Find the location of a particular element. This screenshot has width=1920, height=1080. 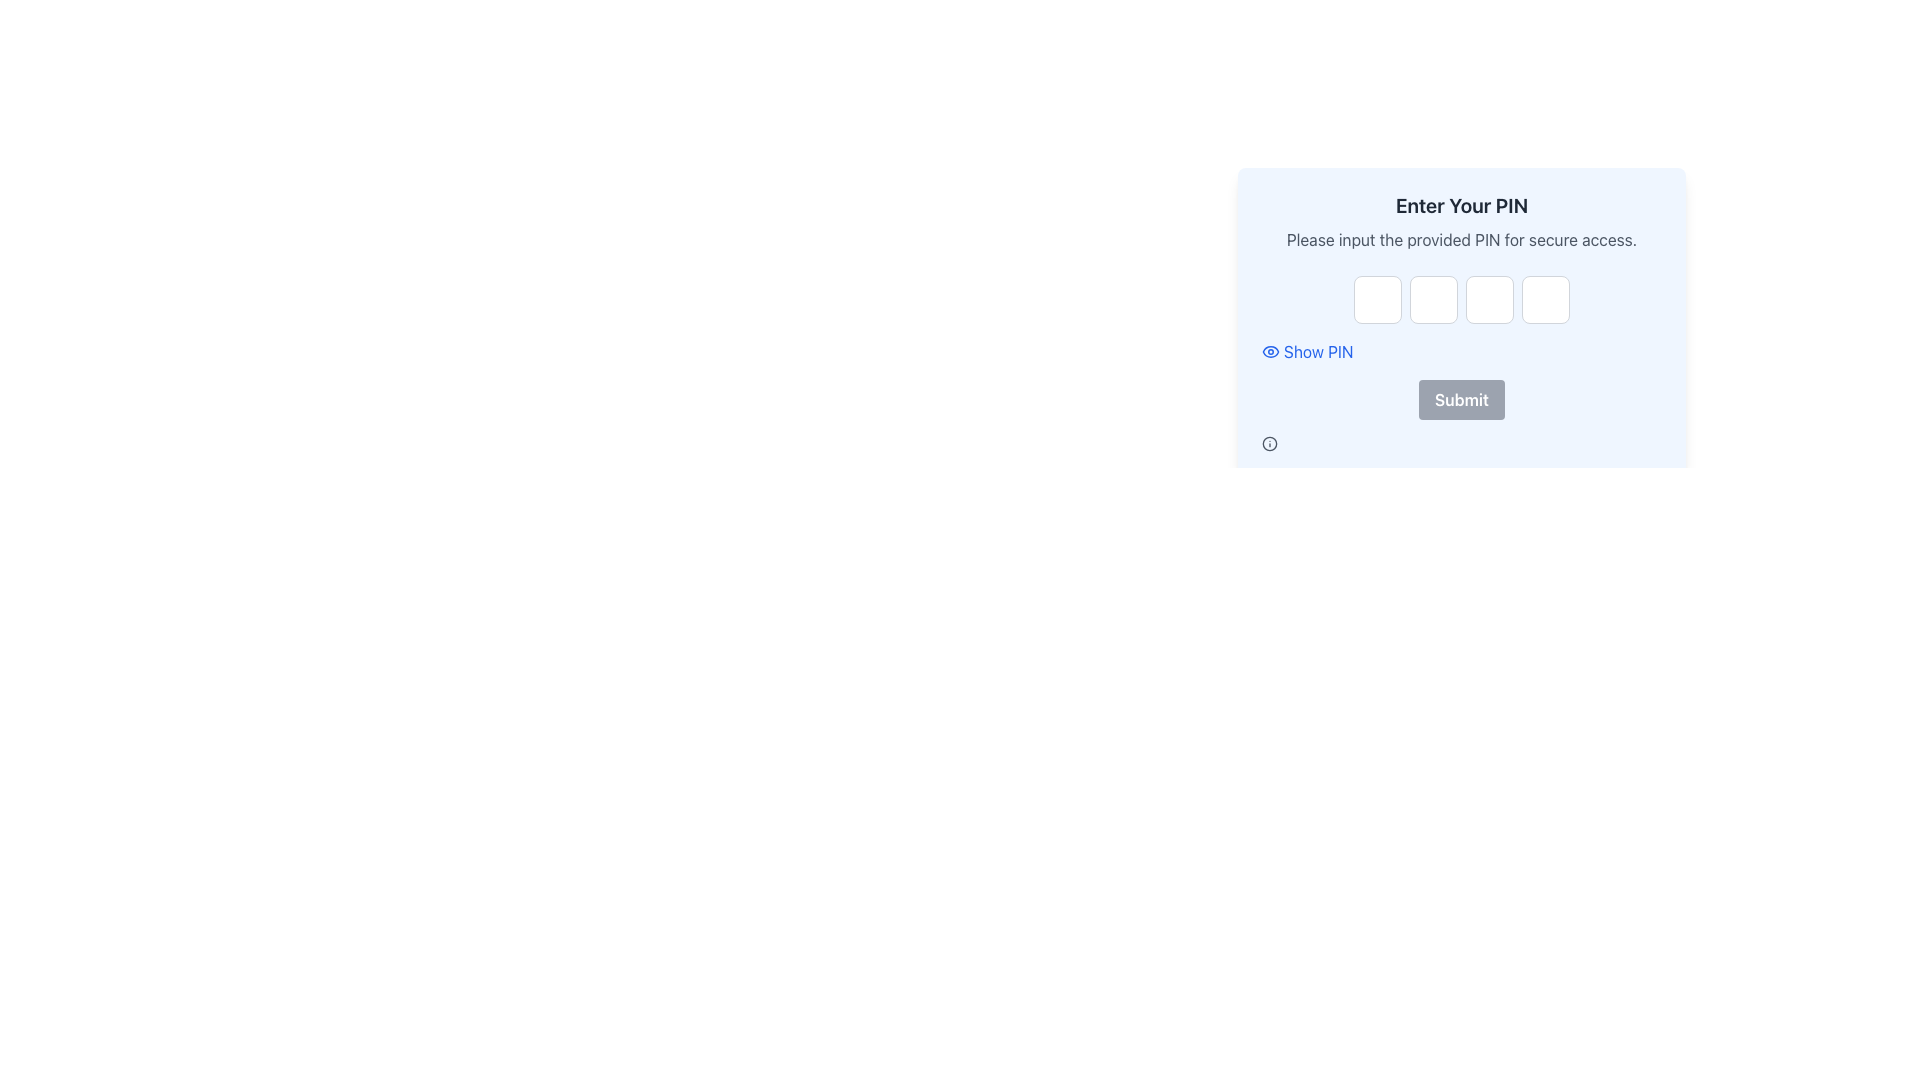

the second Password input field in the horizontal layout of four fields within the 'Enter Your PIN' card interface is located at coordinates (1433, 300).